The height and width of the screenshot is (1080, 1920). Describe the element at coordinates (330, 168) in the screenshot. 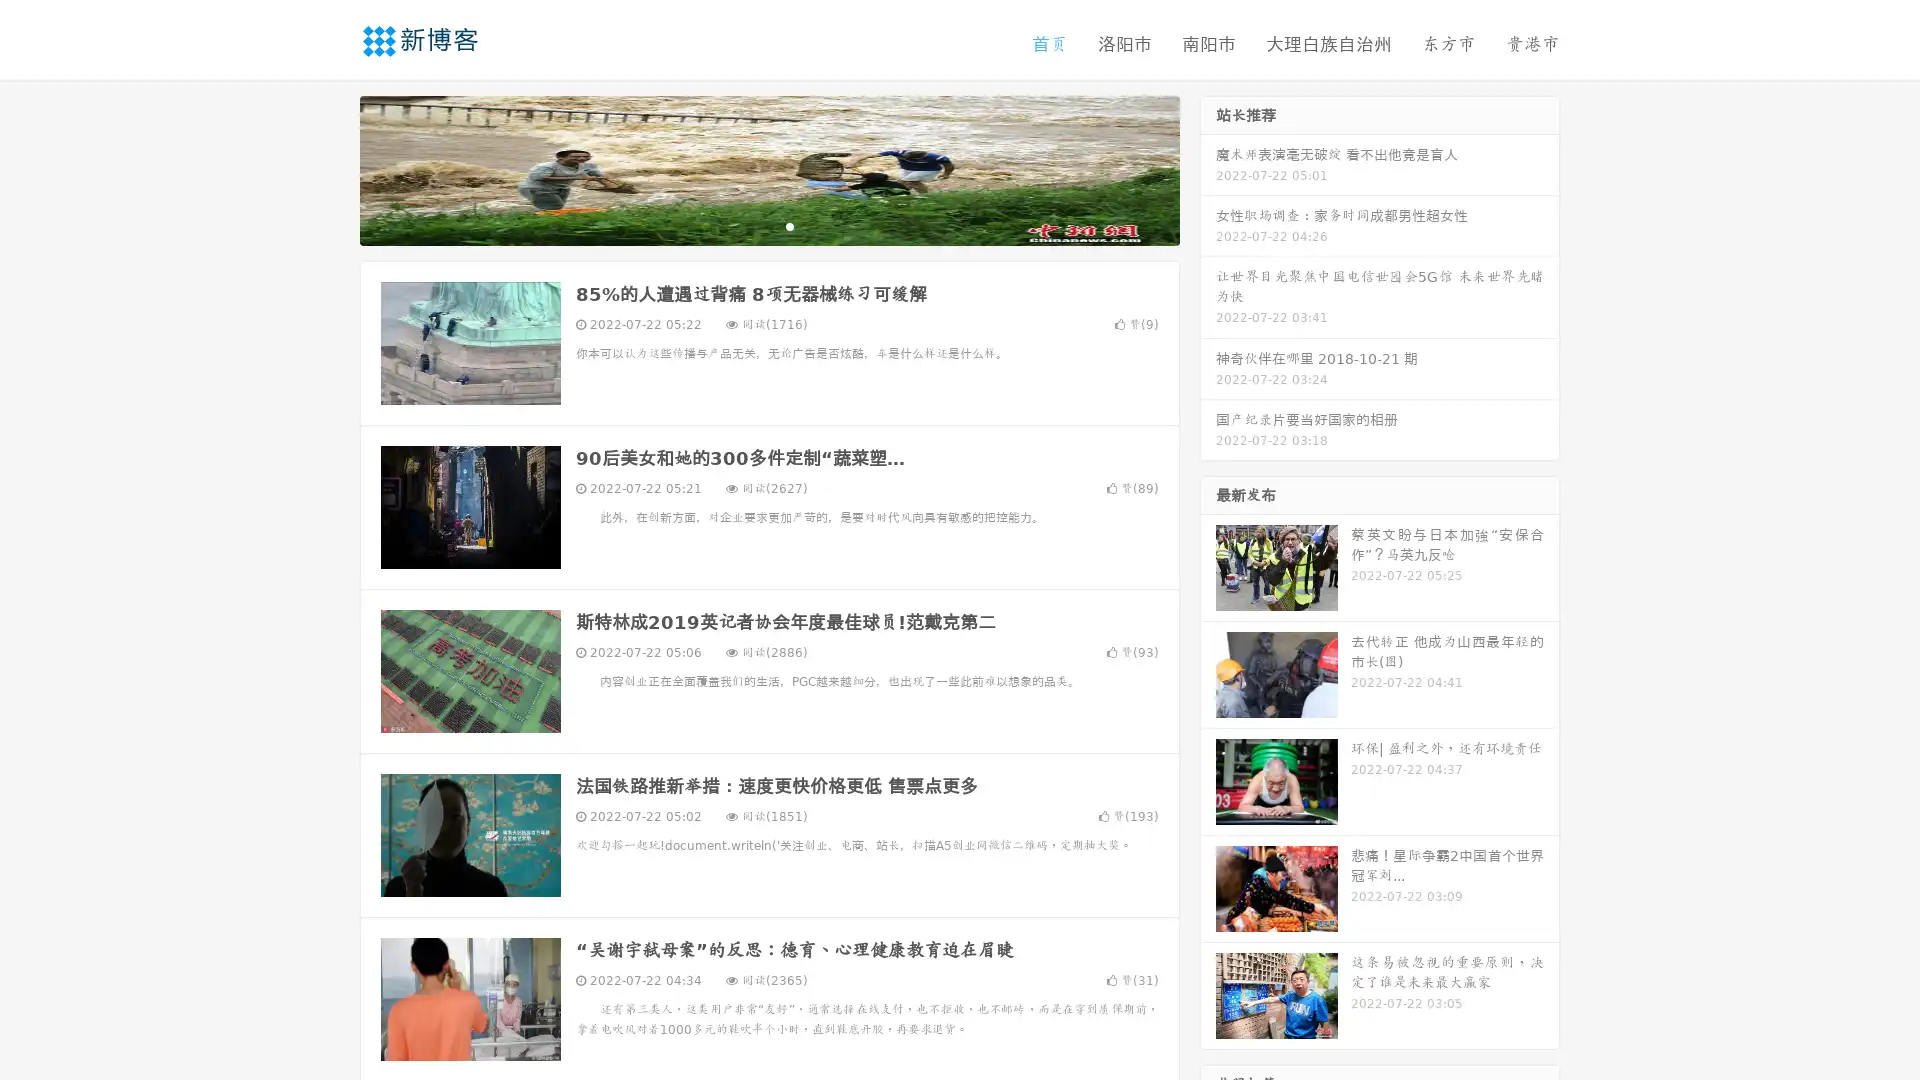

I see `Previous slide` at that location.